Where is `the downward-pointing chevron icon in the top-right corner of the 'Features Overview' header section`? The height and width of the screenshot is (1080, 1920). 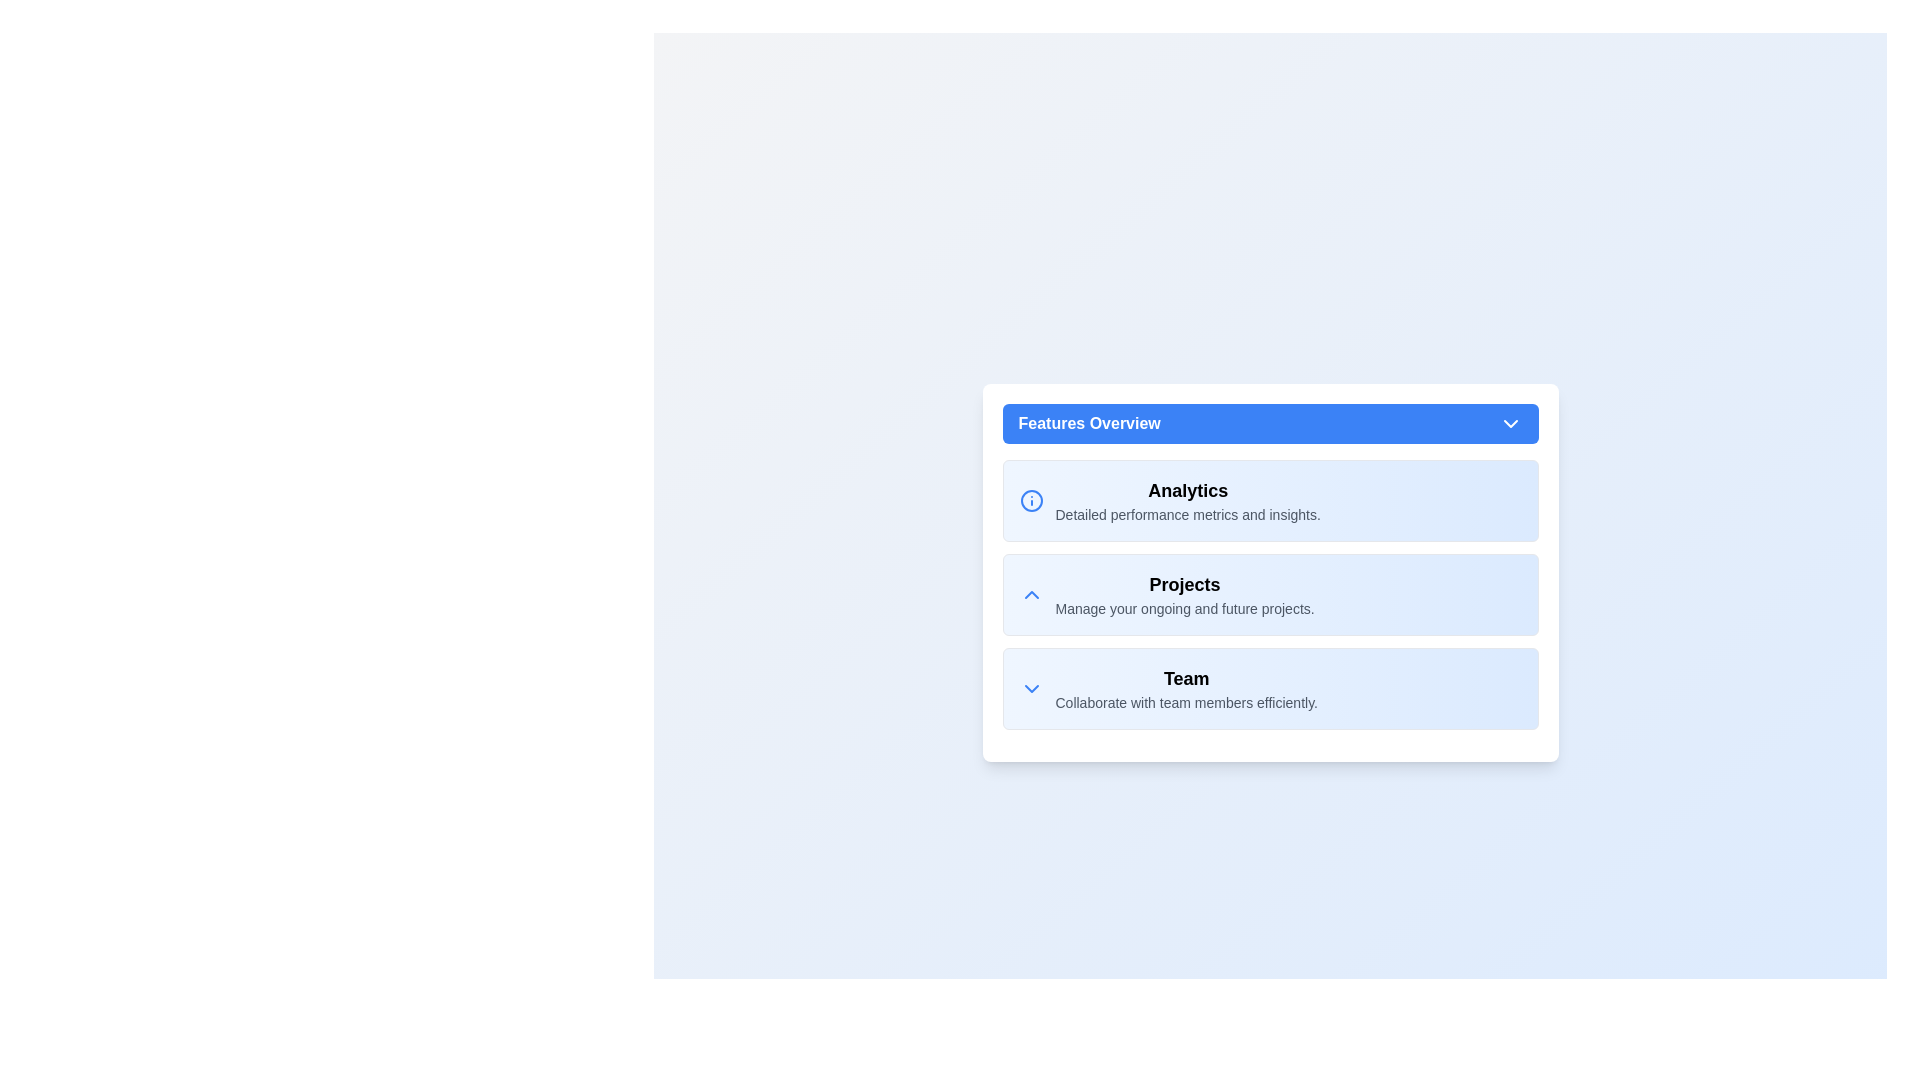
the downward-pointing chevron icon in the top-right corner of the 'Features Overview' header section is located at coordinates (1510, 423).